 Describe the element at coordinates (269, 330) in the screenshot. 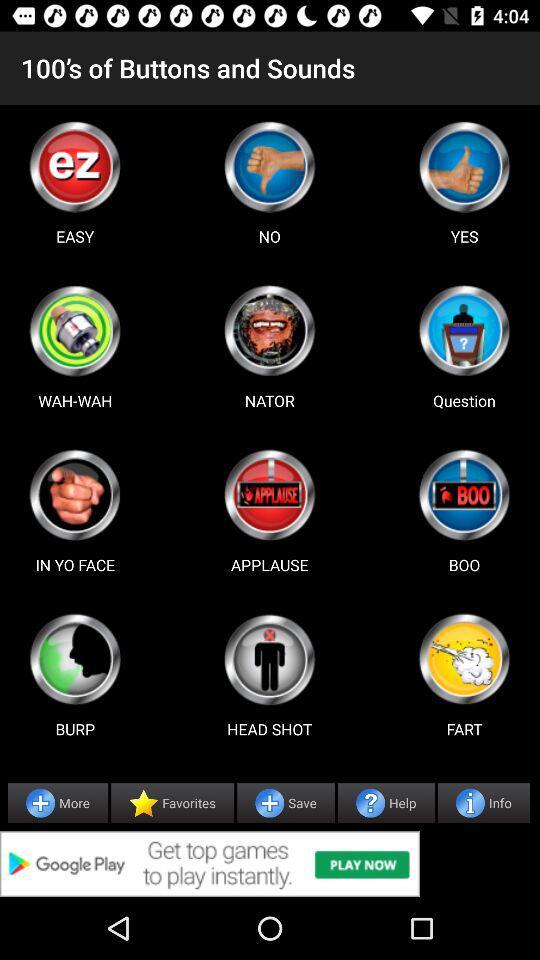

I see `nator button/sound` at that location.